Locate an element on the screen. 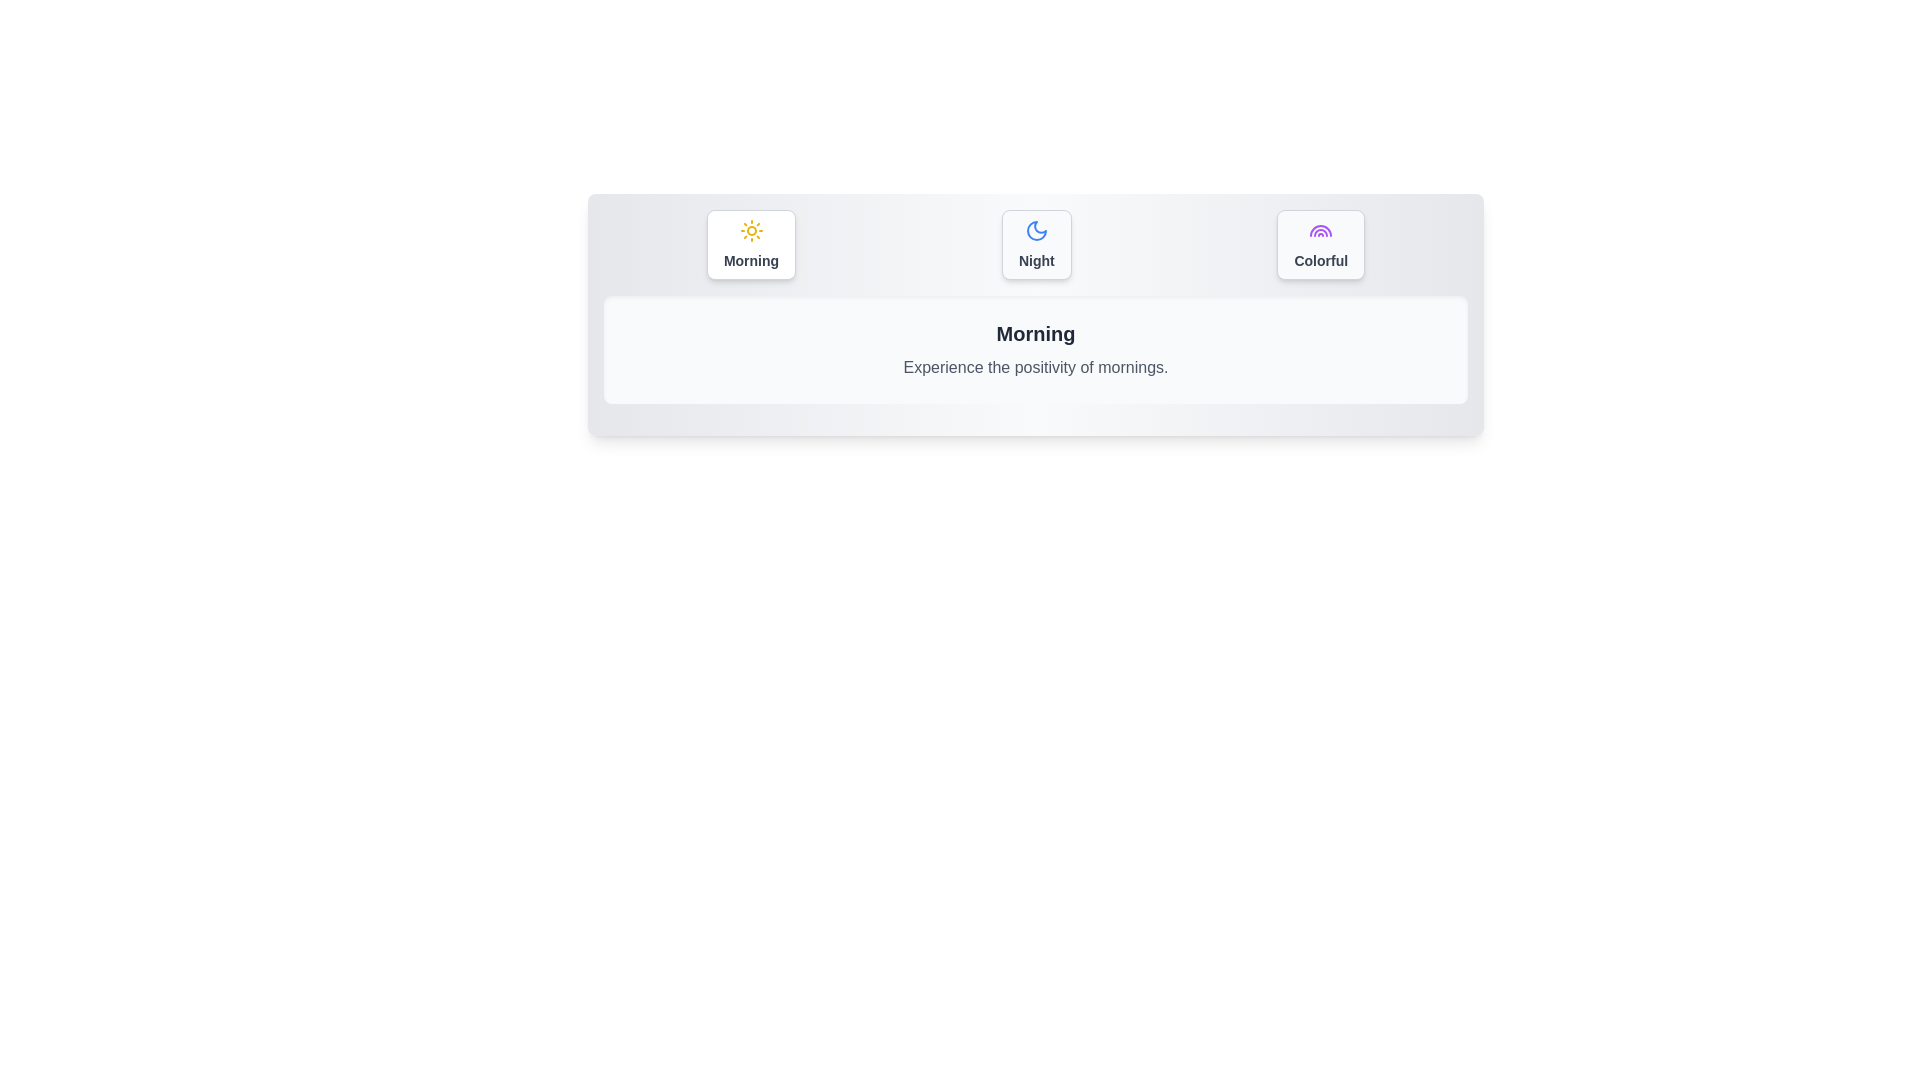 This screenshot has width=1920, height=1080. the tab button labeled 'Morning' to switch to that tab is located at coordinates (750, 244).